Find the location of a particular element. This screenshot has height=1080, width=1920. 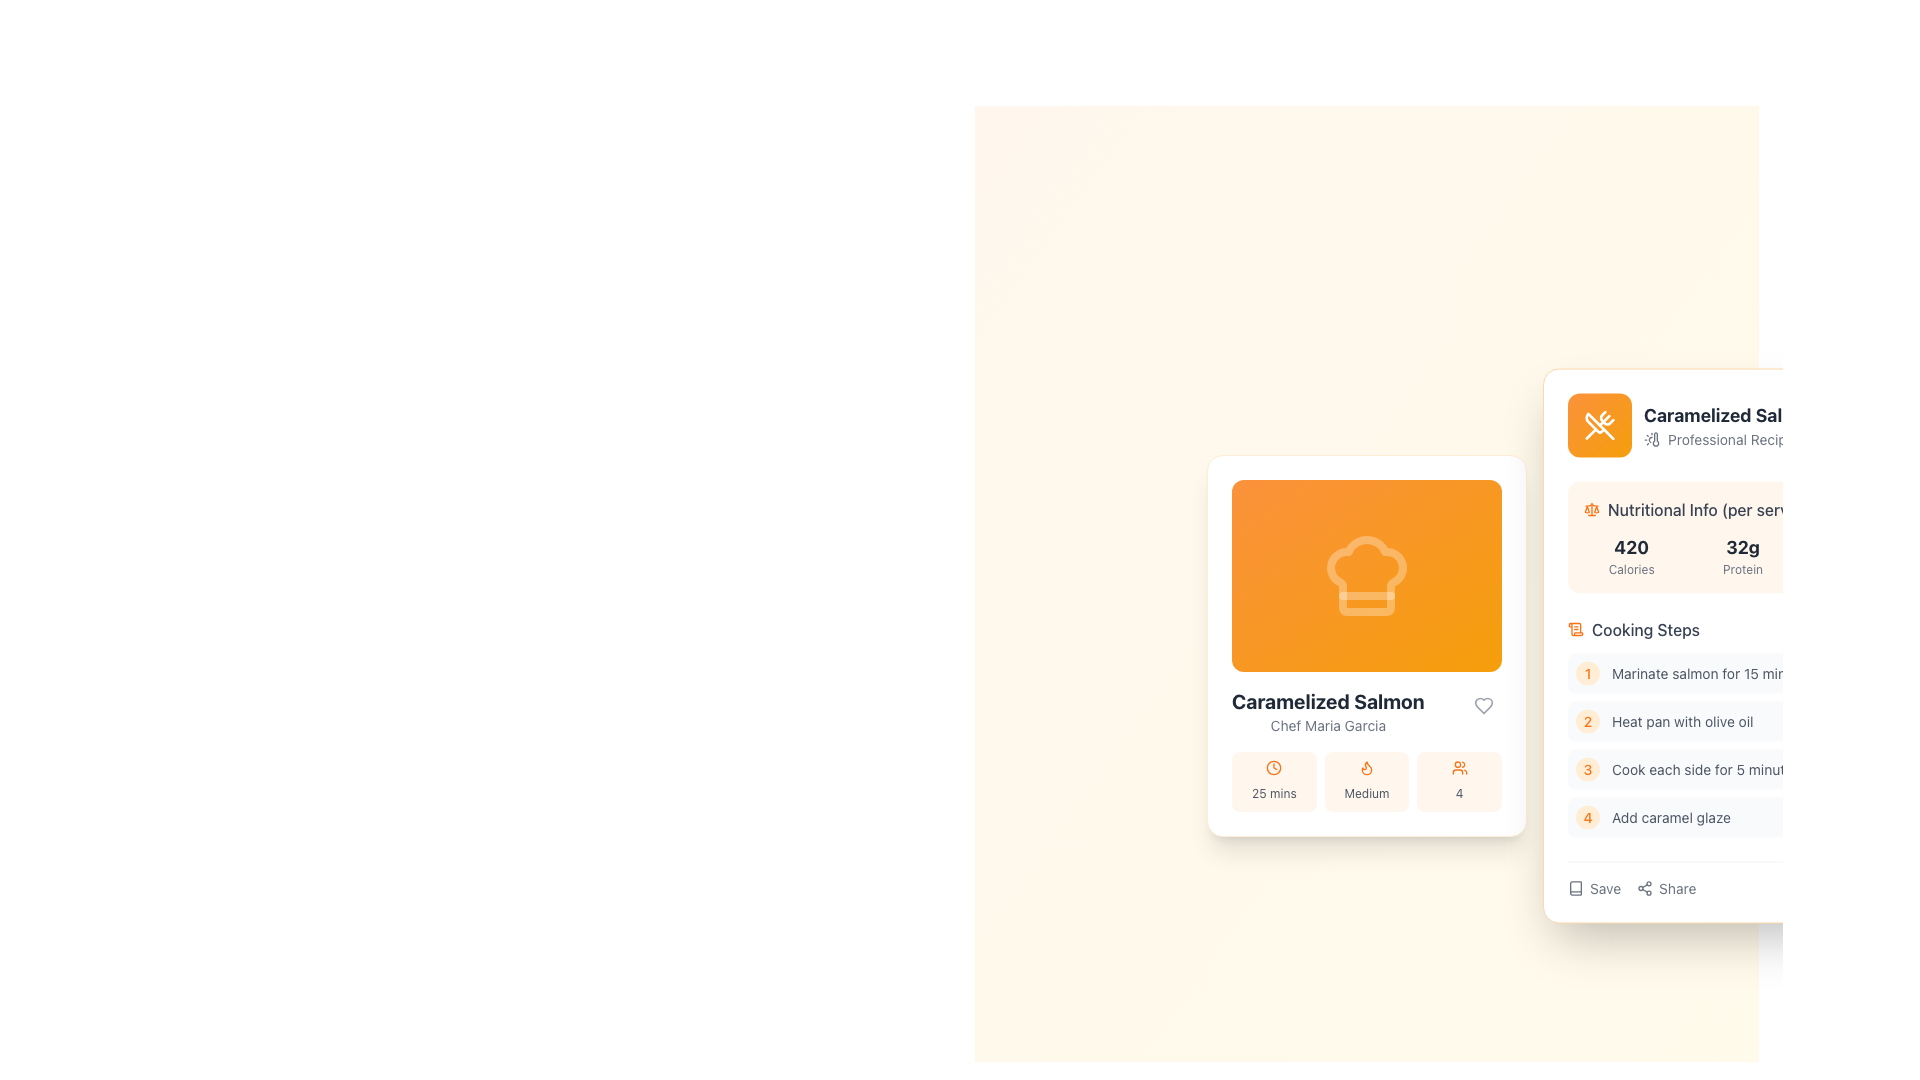

the text element displaying the calorie content located under the header 'Nutritional Info (per serving)' and above the label 'Calories' is located at coordinates (1631, 547).